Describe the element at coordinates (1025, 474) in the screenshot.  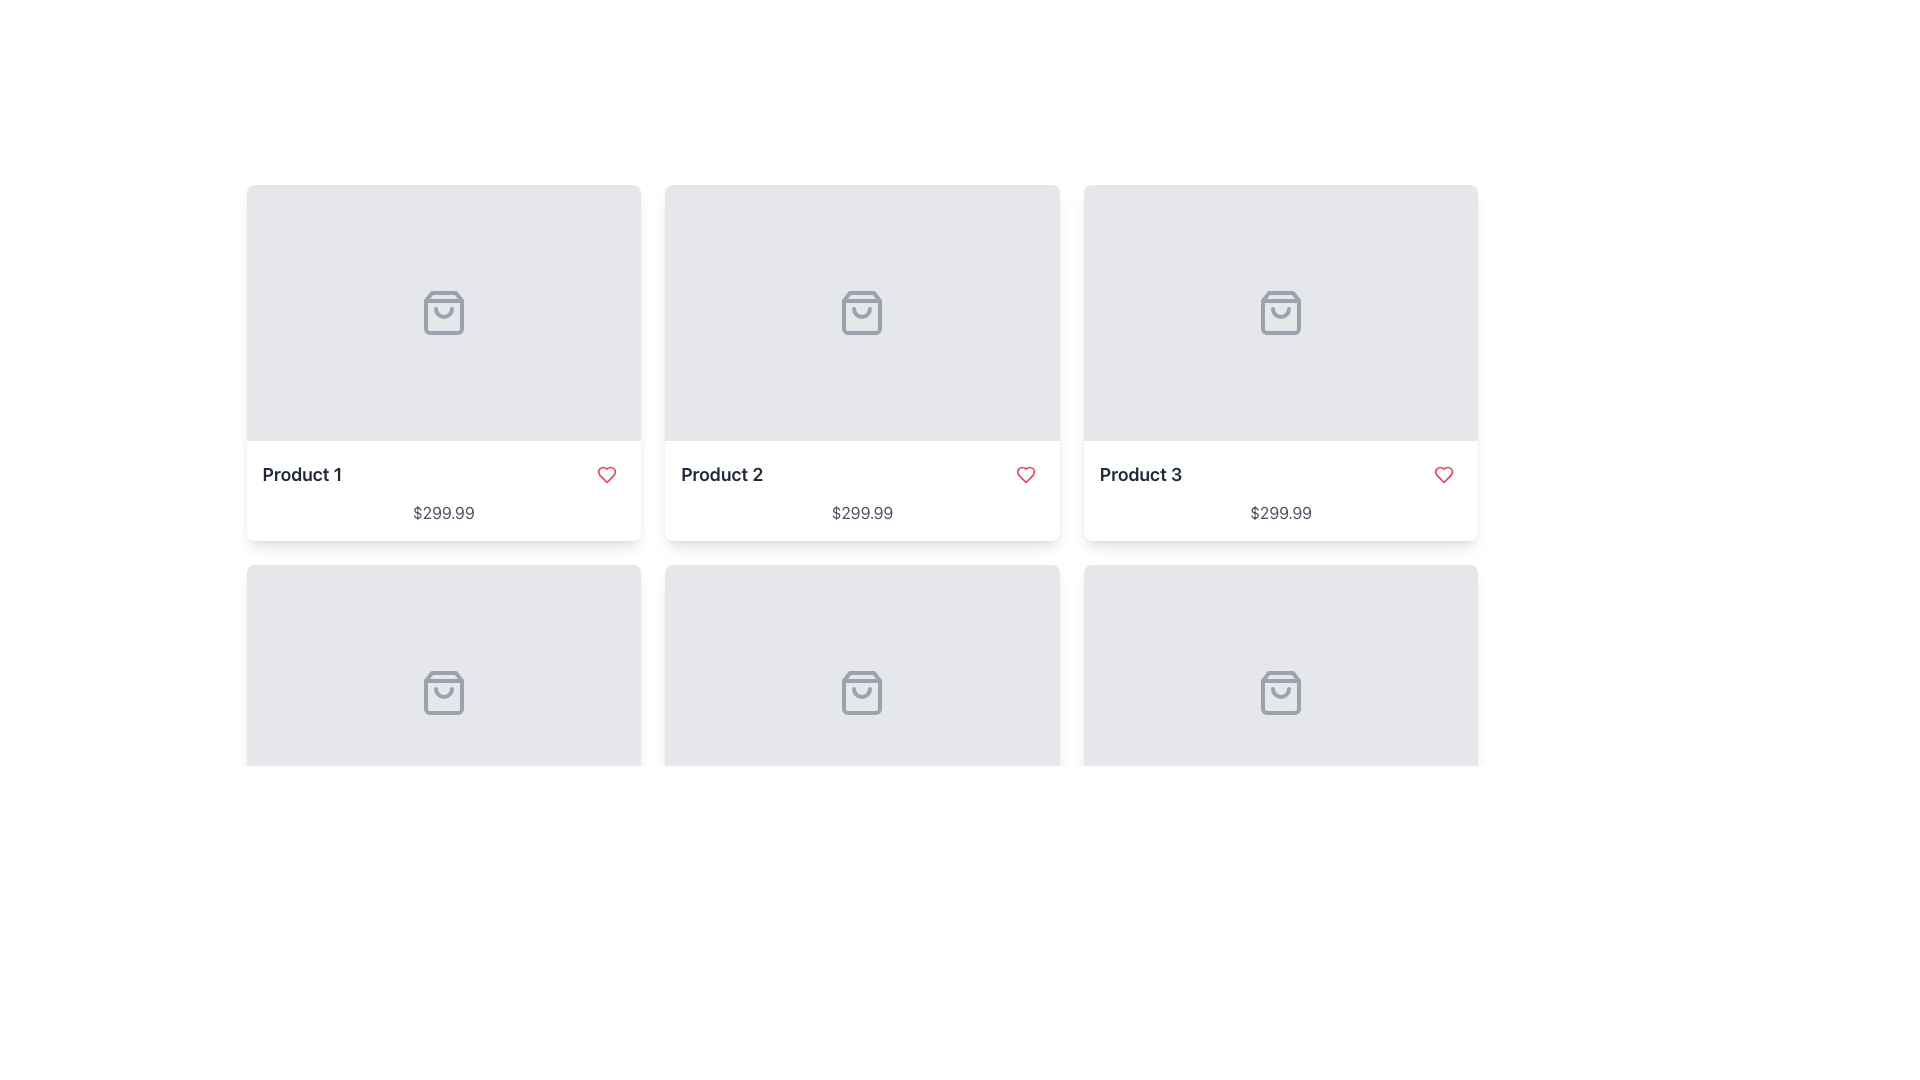
I see `the heart icon on the Like button to favorite 'Product 2', which is located to the right of the text 'Product 2' and above the price '$299.99' in the second product card` at that location.